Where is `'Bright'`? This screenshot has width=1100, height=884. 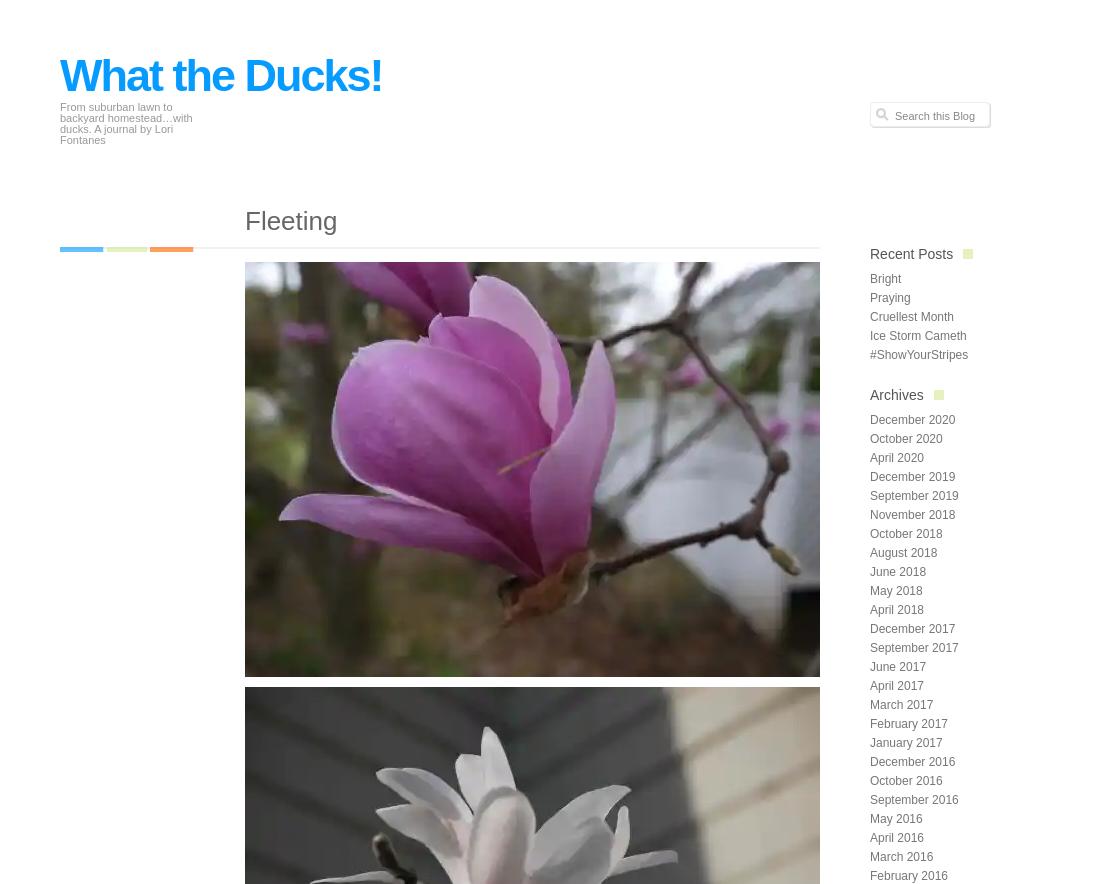
'Bright' is located at coordinates (884, 277).